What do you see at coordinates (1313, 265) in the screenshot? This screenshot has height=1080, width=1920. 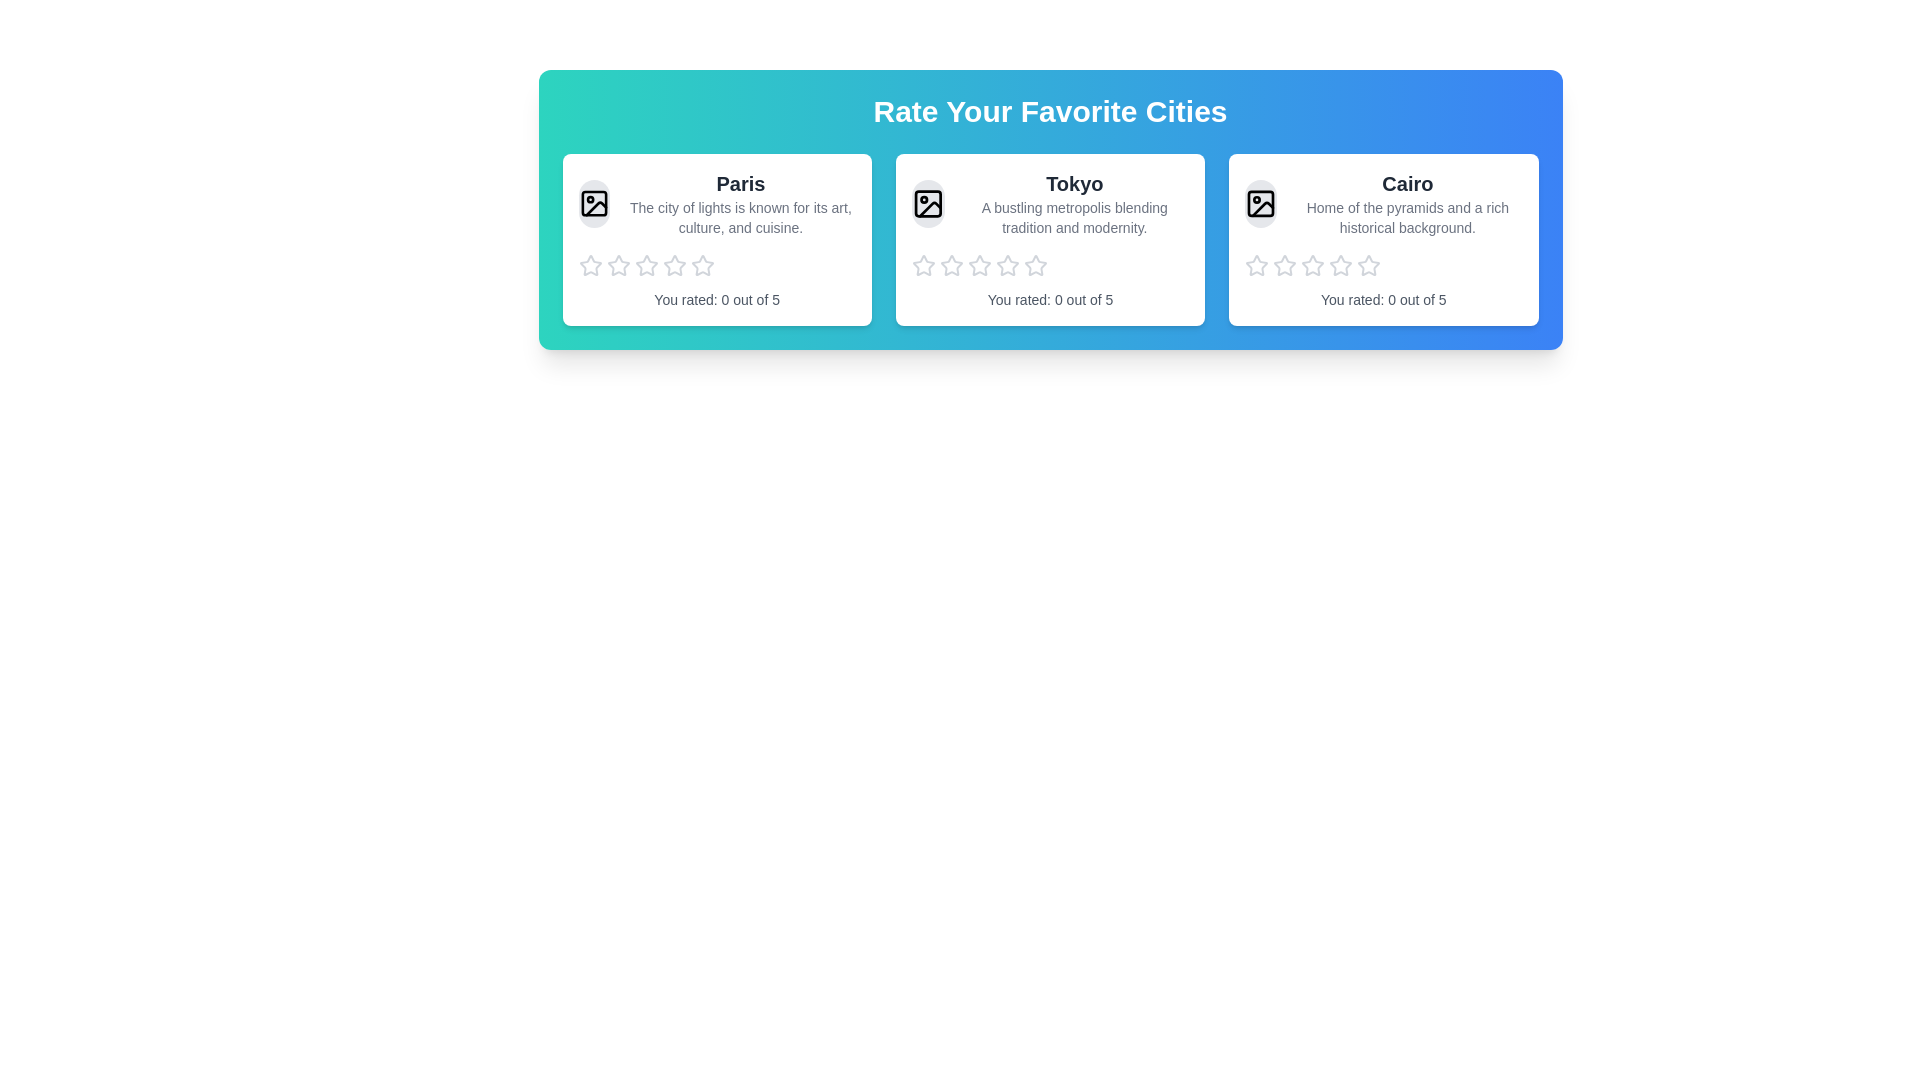 I see `the fourth outlined star icon in the interactive star rating component below the city name 'Cairo' to rate it as 4` at bounding box center [1313, 265].